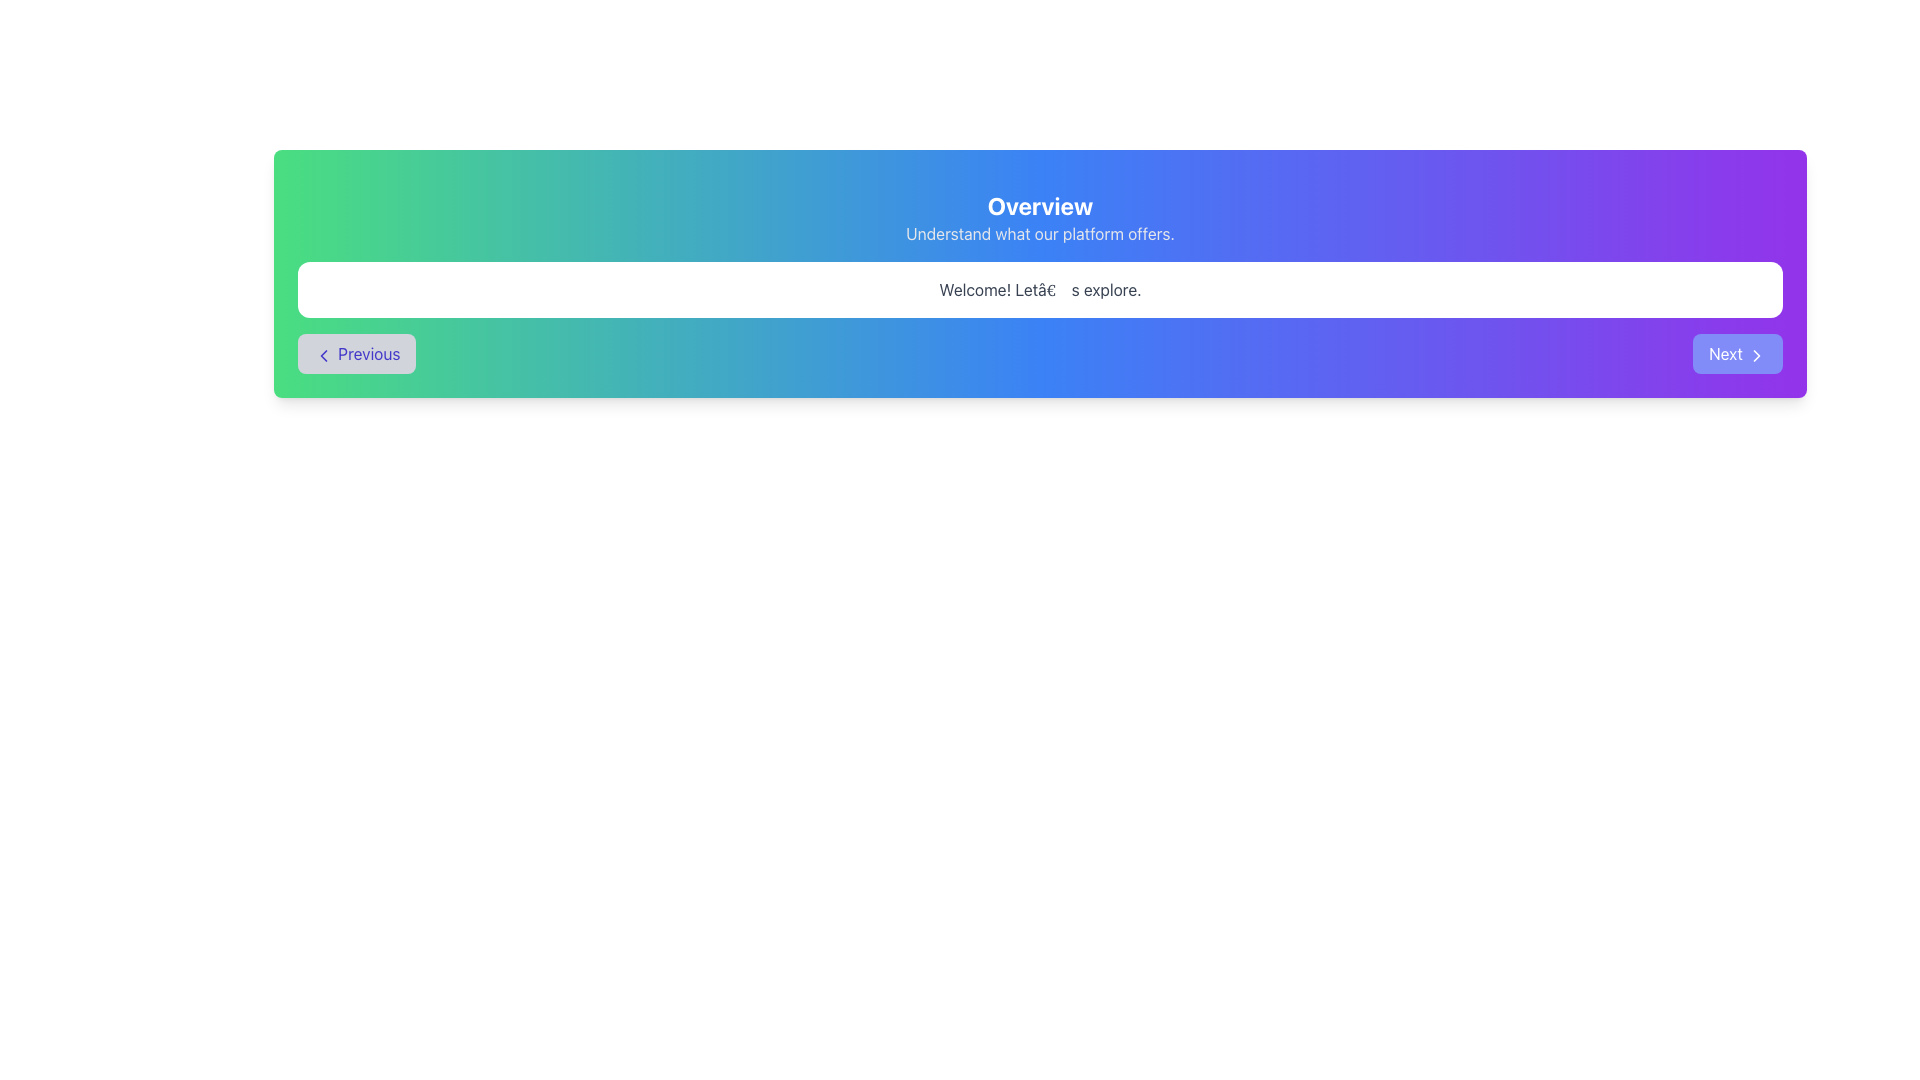  I want to click on the 'Previous' button, which has a rounded shape with a light indigo background and darker indigo text, so click(356, 353).